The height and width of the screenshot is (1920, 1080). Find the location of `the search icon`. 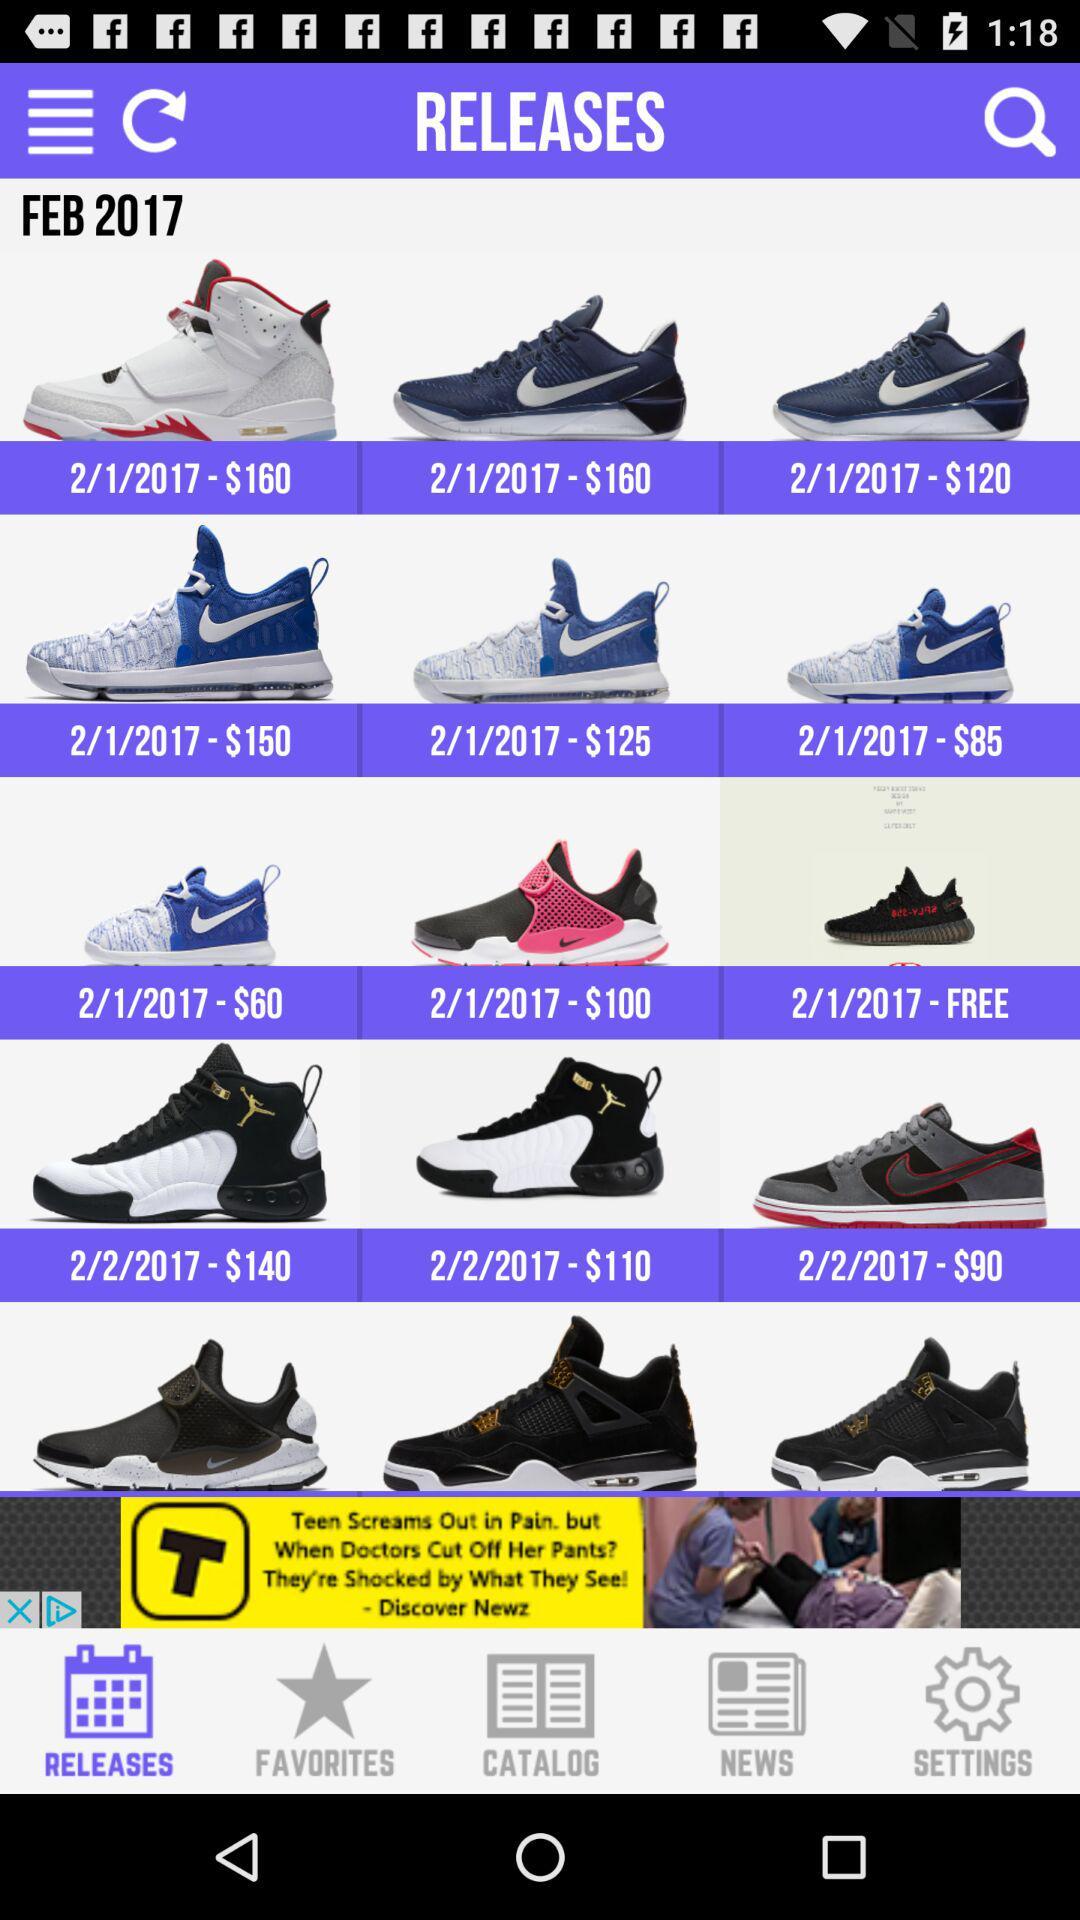

the search icon is located at coordinates (1018, 128).